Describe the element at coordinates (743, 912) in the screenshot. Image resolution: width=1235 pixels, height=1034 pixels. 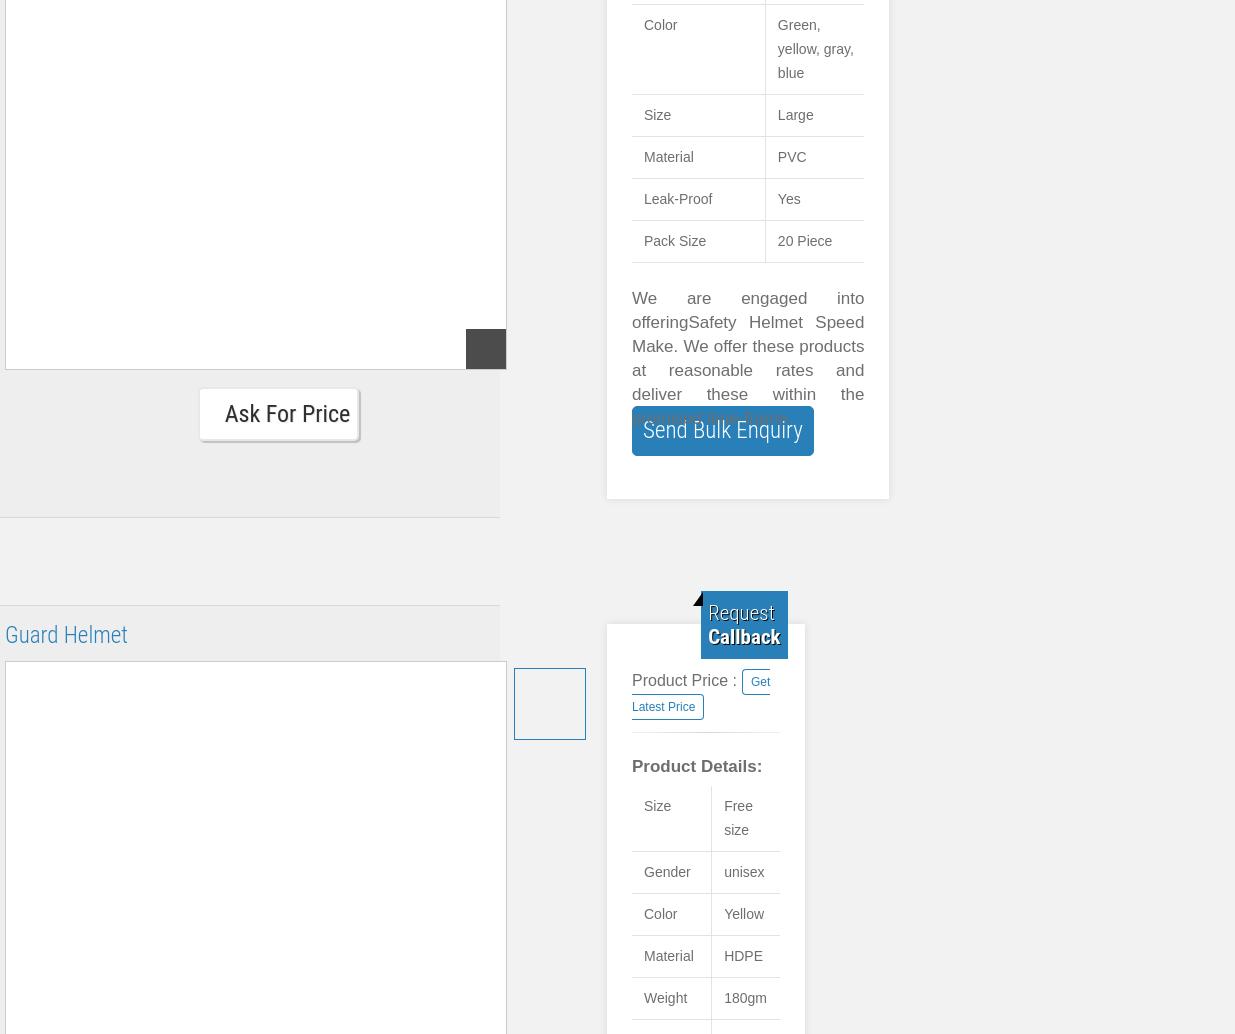
I see `'Yellow'` at that location.